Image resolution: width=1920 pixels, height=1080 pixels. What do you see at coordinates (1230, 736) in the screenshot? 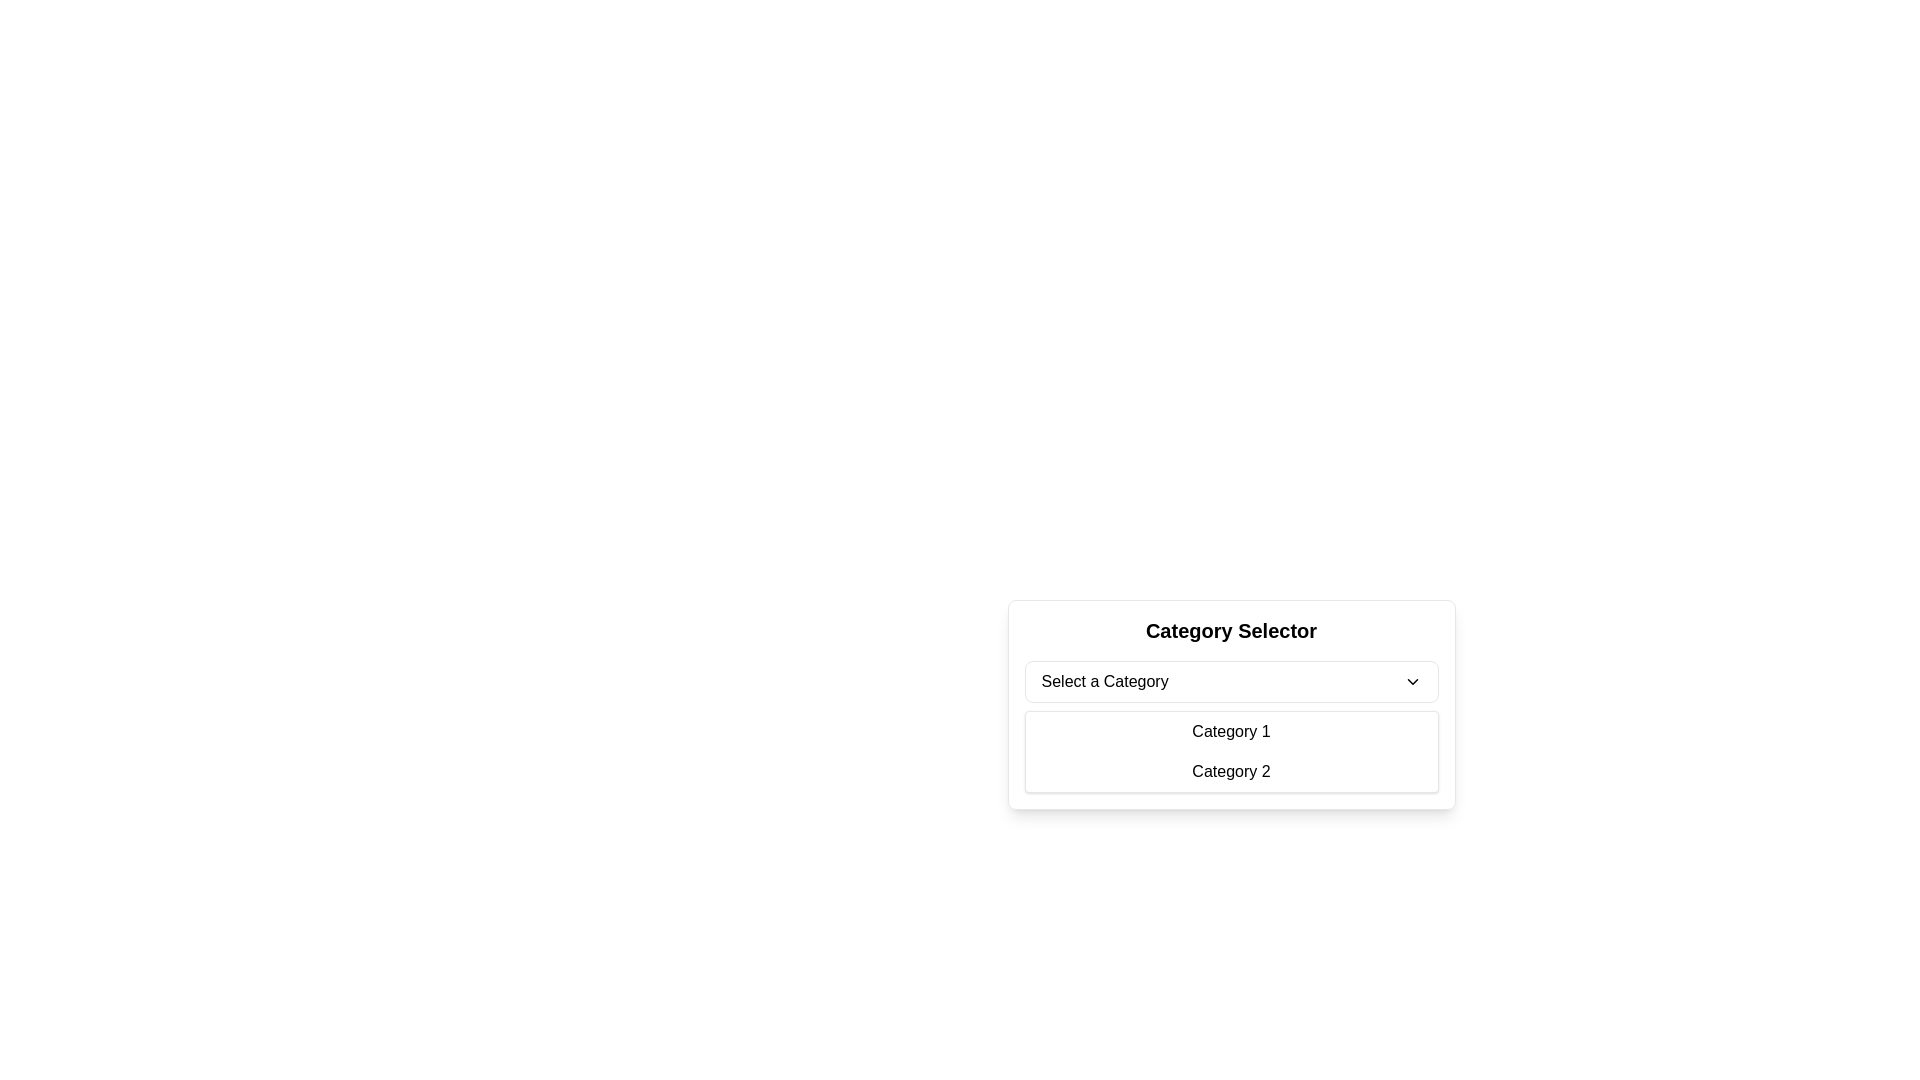
I see `the 'Category Selector' dropdown menu` at bounding box center [1230, 736].